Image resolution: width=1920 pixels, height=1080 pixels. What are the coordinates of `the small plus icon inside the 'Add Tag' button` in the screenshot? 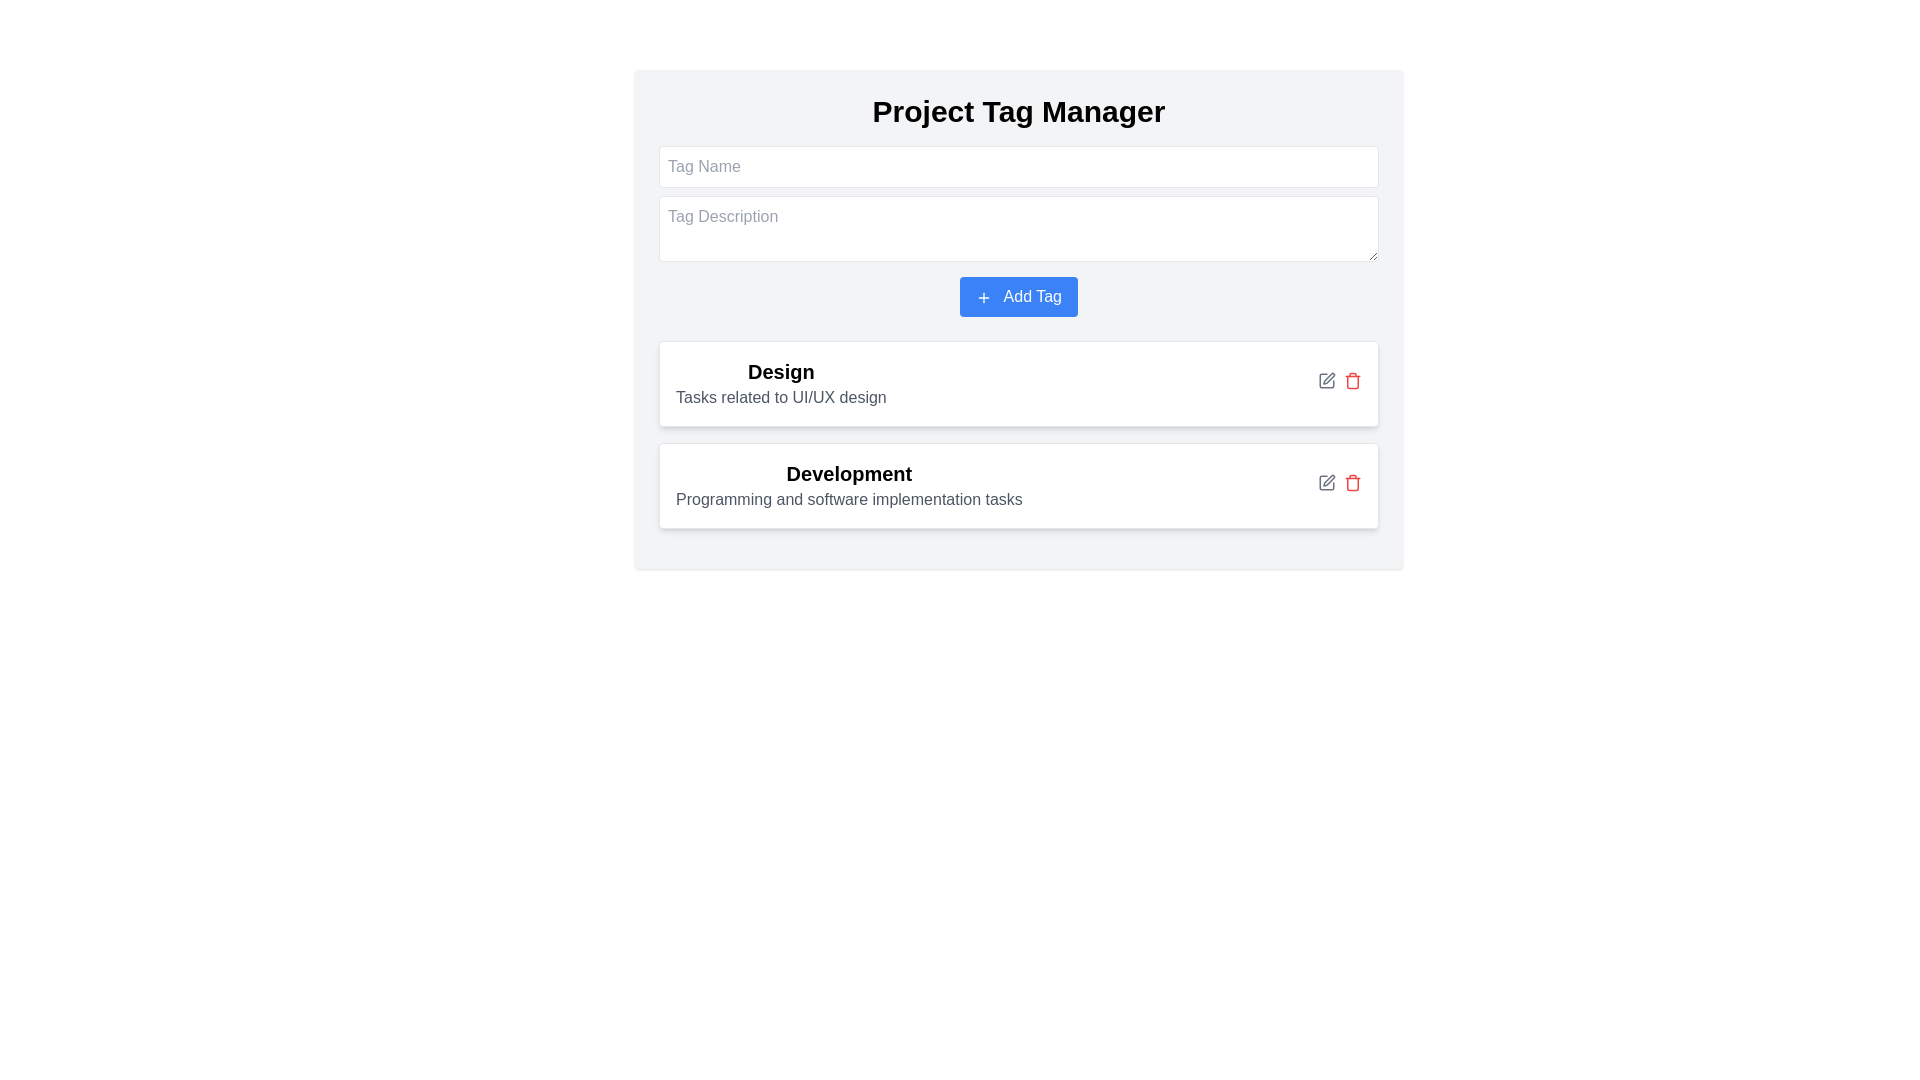 It's located at (983, 297).